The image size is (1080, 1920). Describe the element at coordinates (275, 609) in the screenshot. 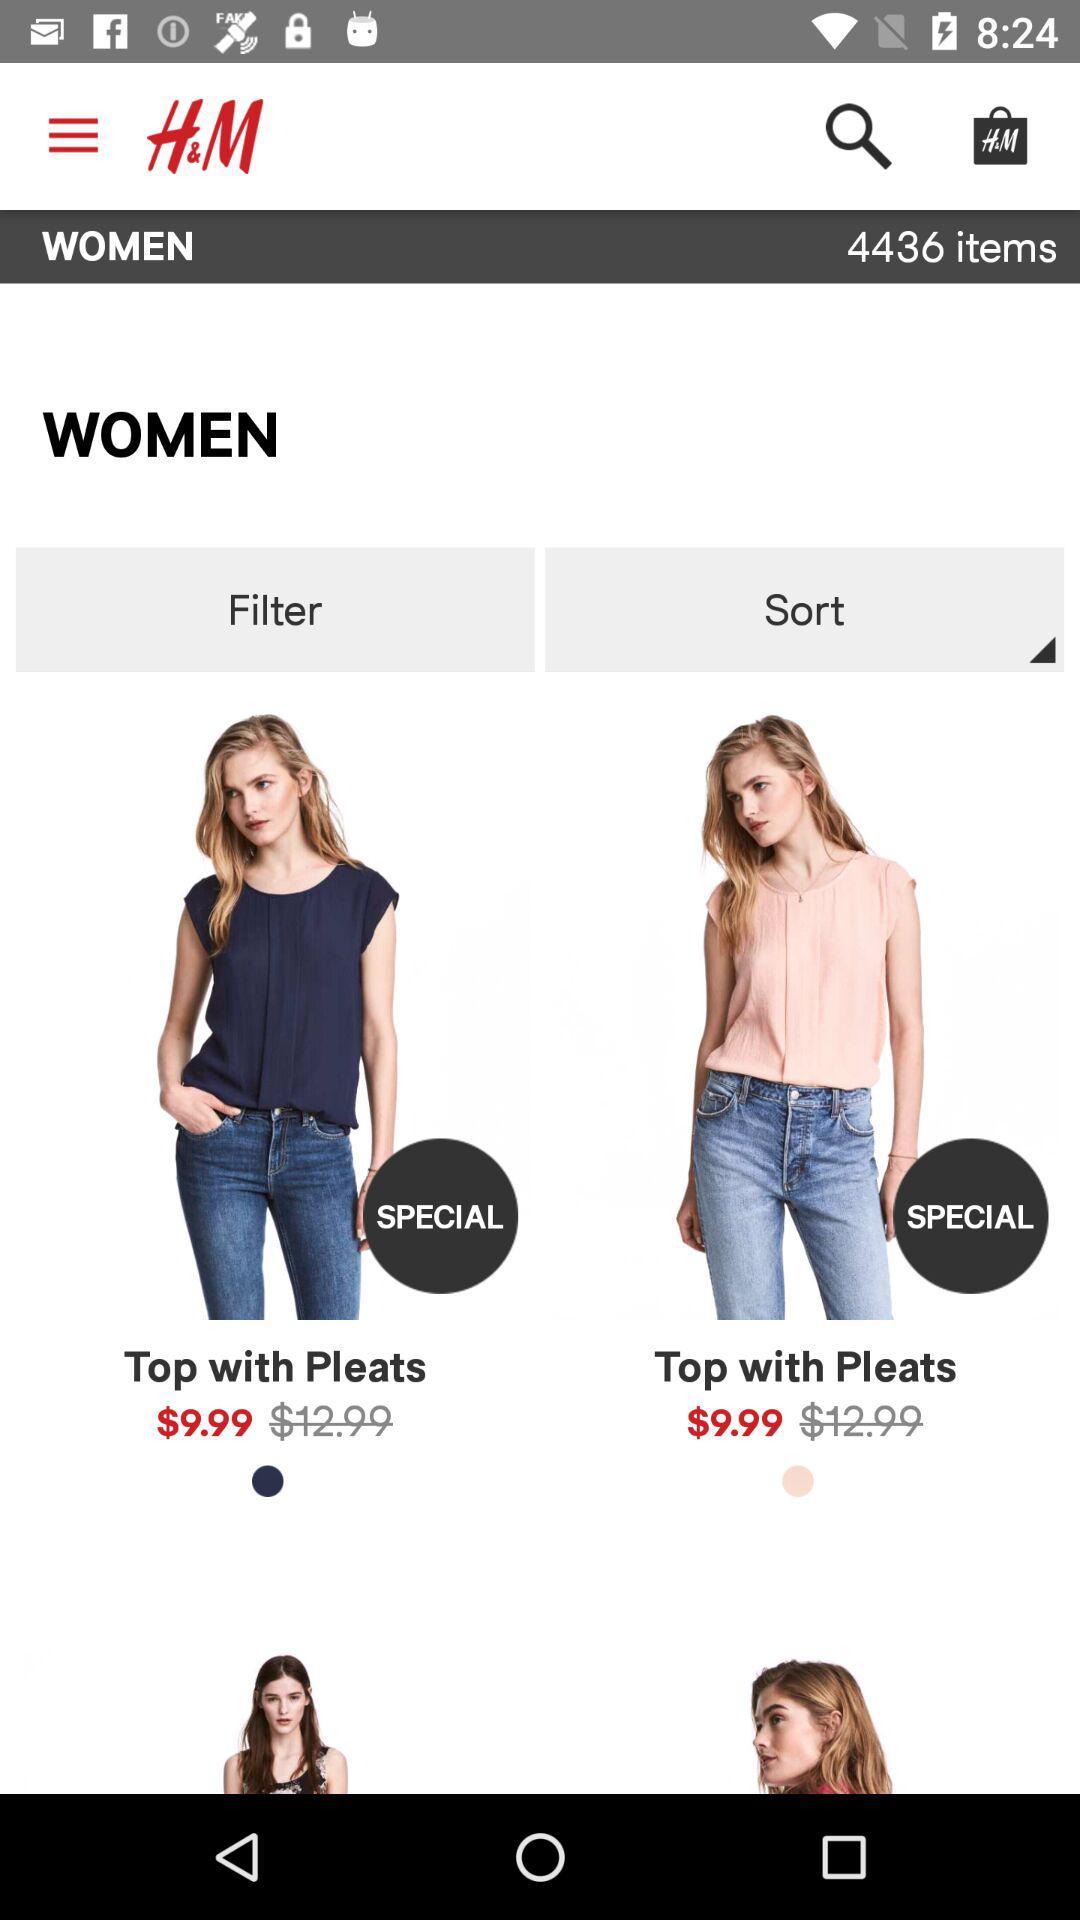

I see `the item next to sort icon` at that location.